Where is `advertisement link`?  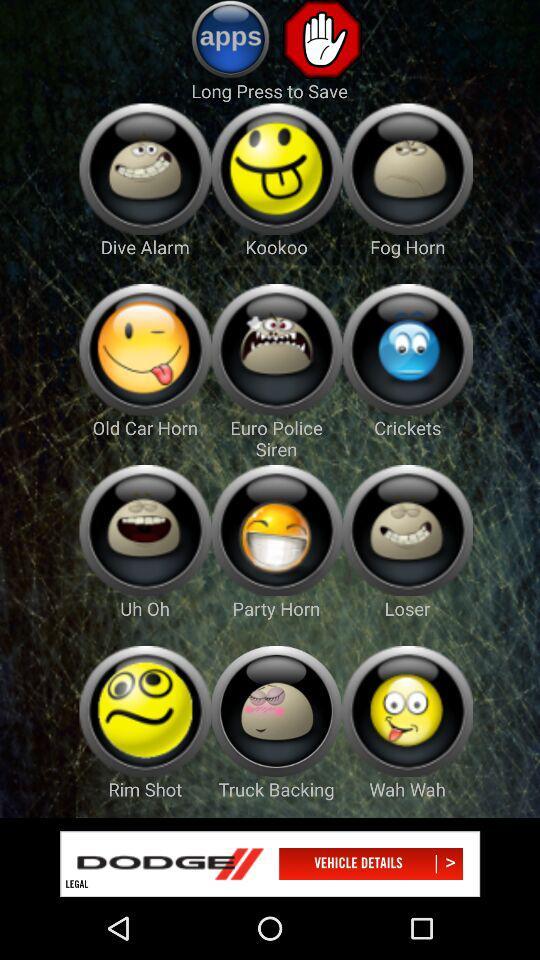
advertisement link is located at coordinates (270, 863).